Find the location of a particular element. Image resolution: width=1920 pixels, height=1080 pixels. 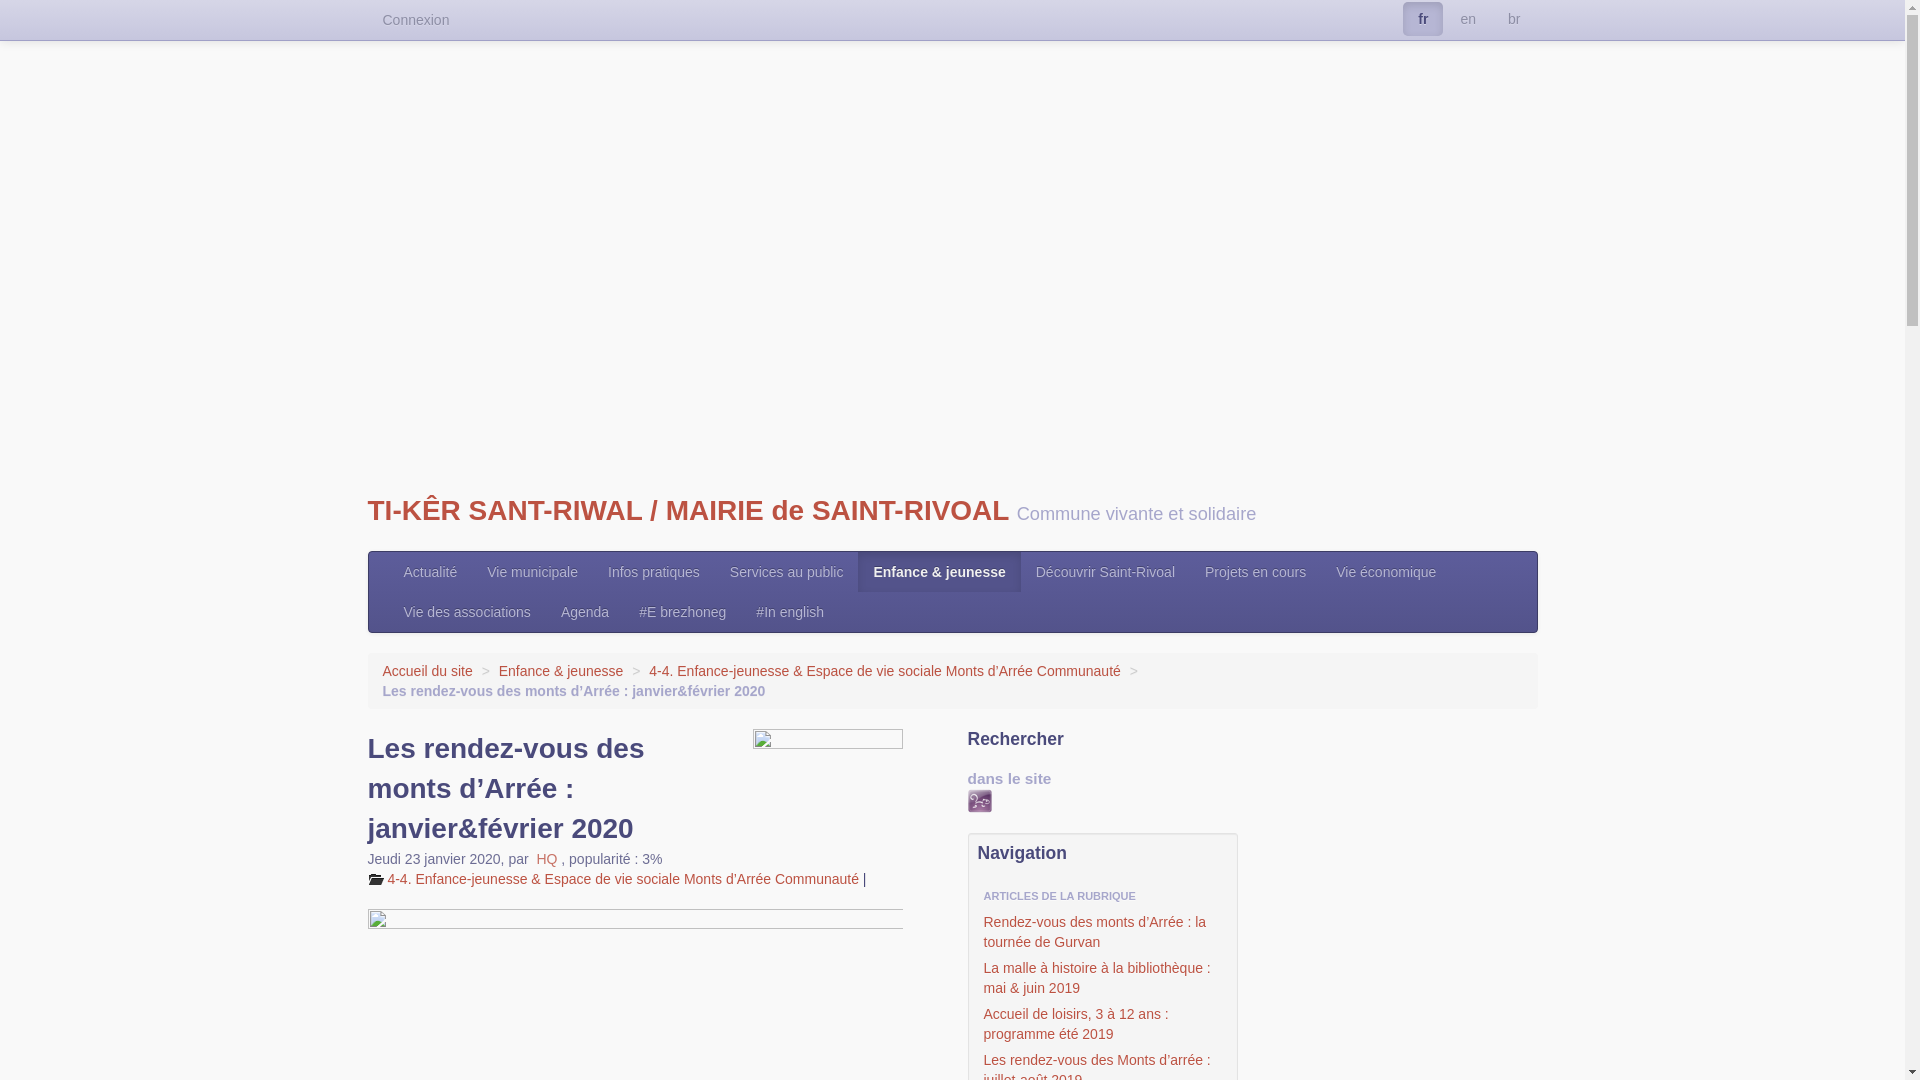

'#E brezhoneg' is located at coordinates (682, 611).